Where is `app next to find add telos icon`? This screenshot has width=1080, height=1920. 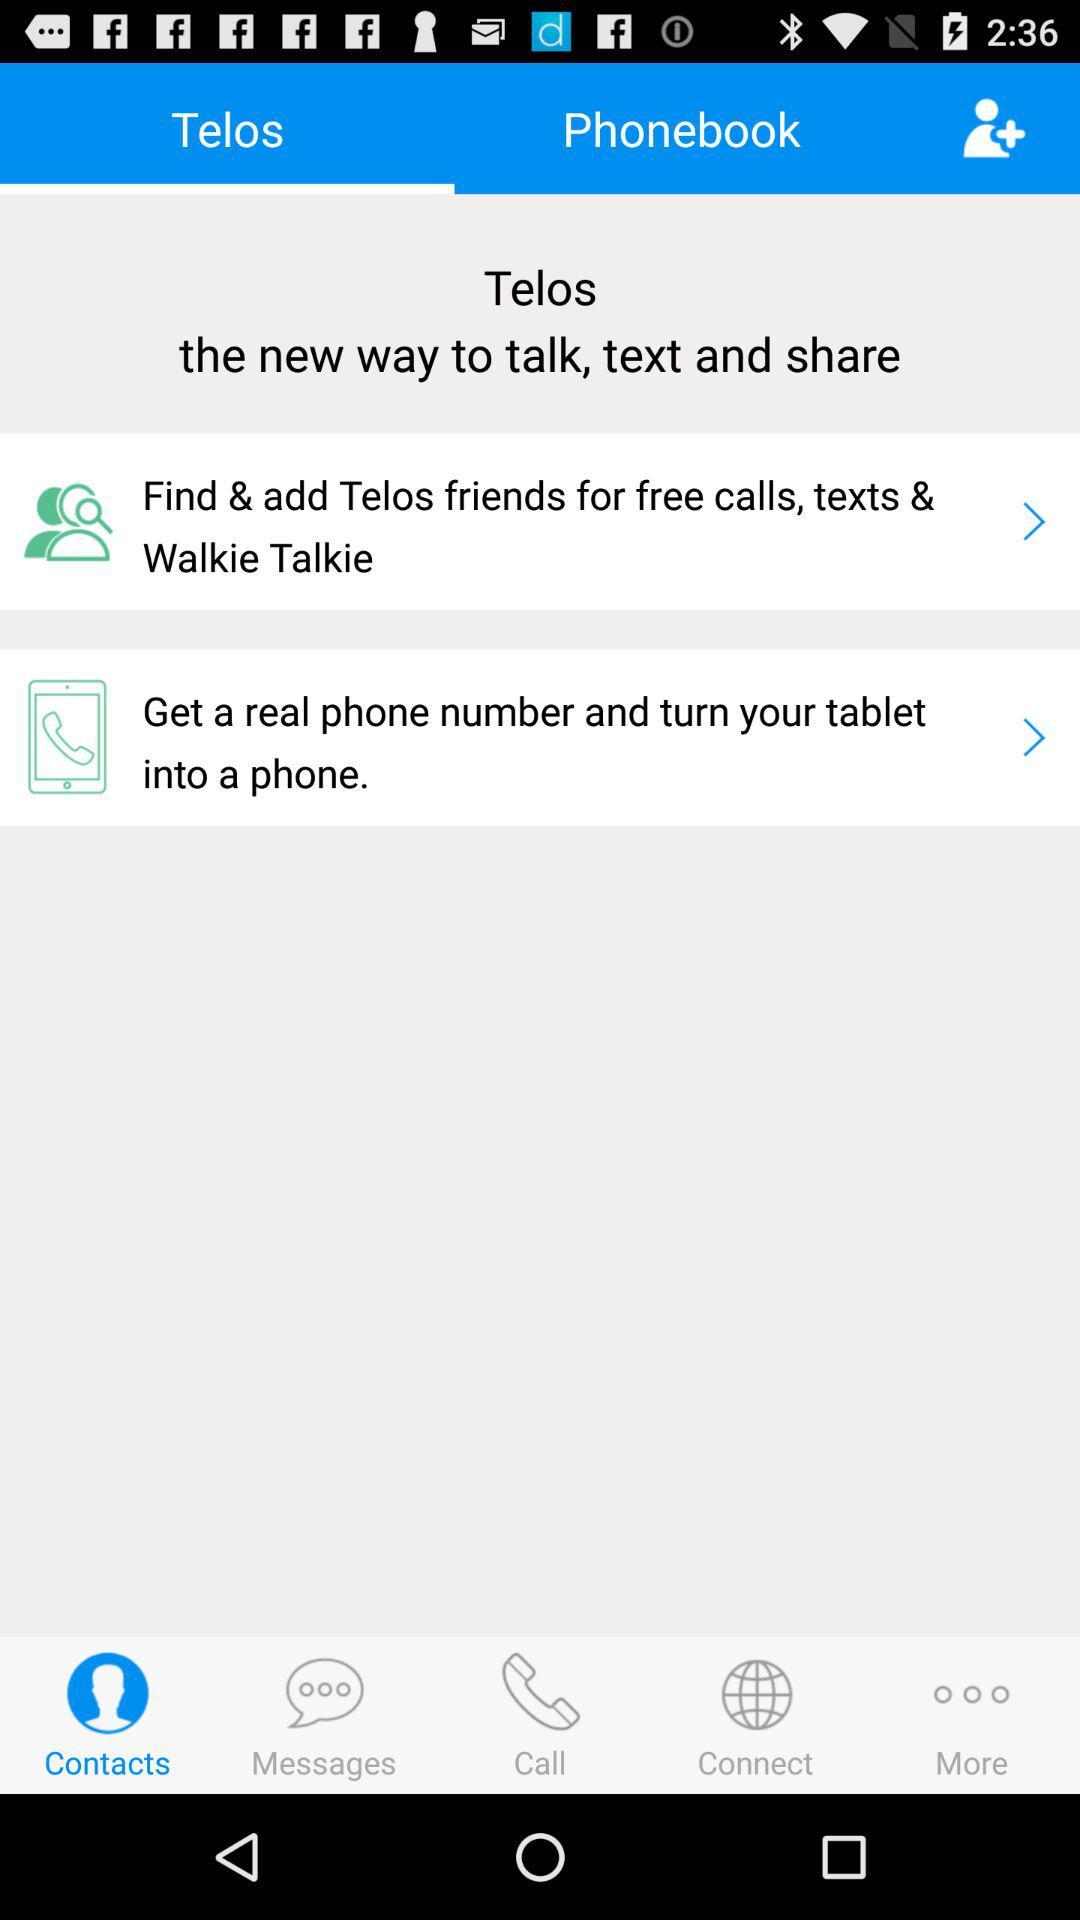 app next to find add telos icon is located at coordinates (1033, 521).